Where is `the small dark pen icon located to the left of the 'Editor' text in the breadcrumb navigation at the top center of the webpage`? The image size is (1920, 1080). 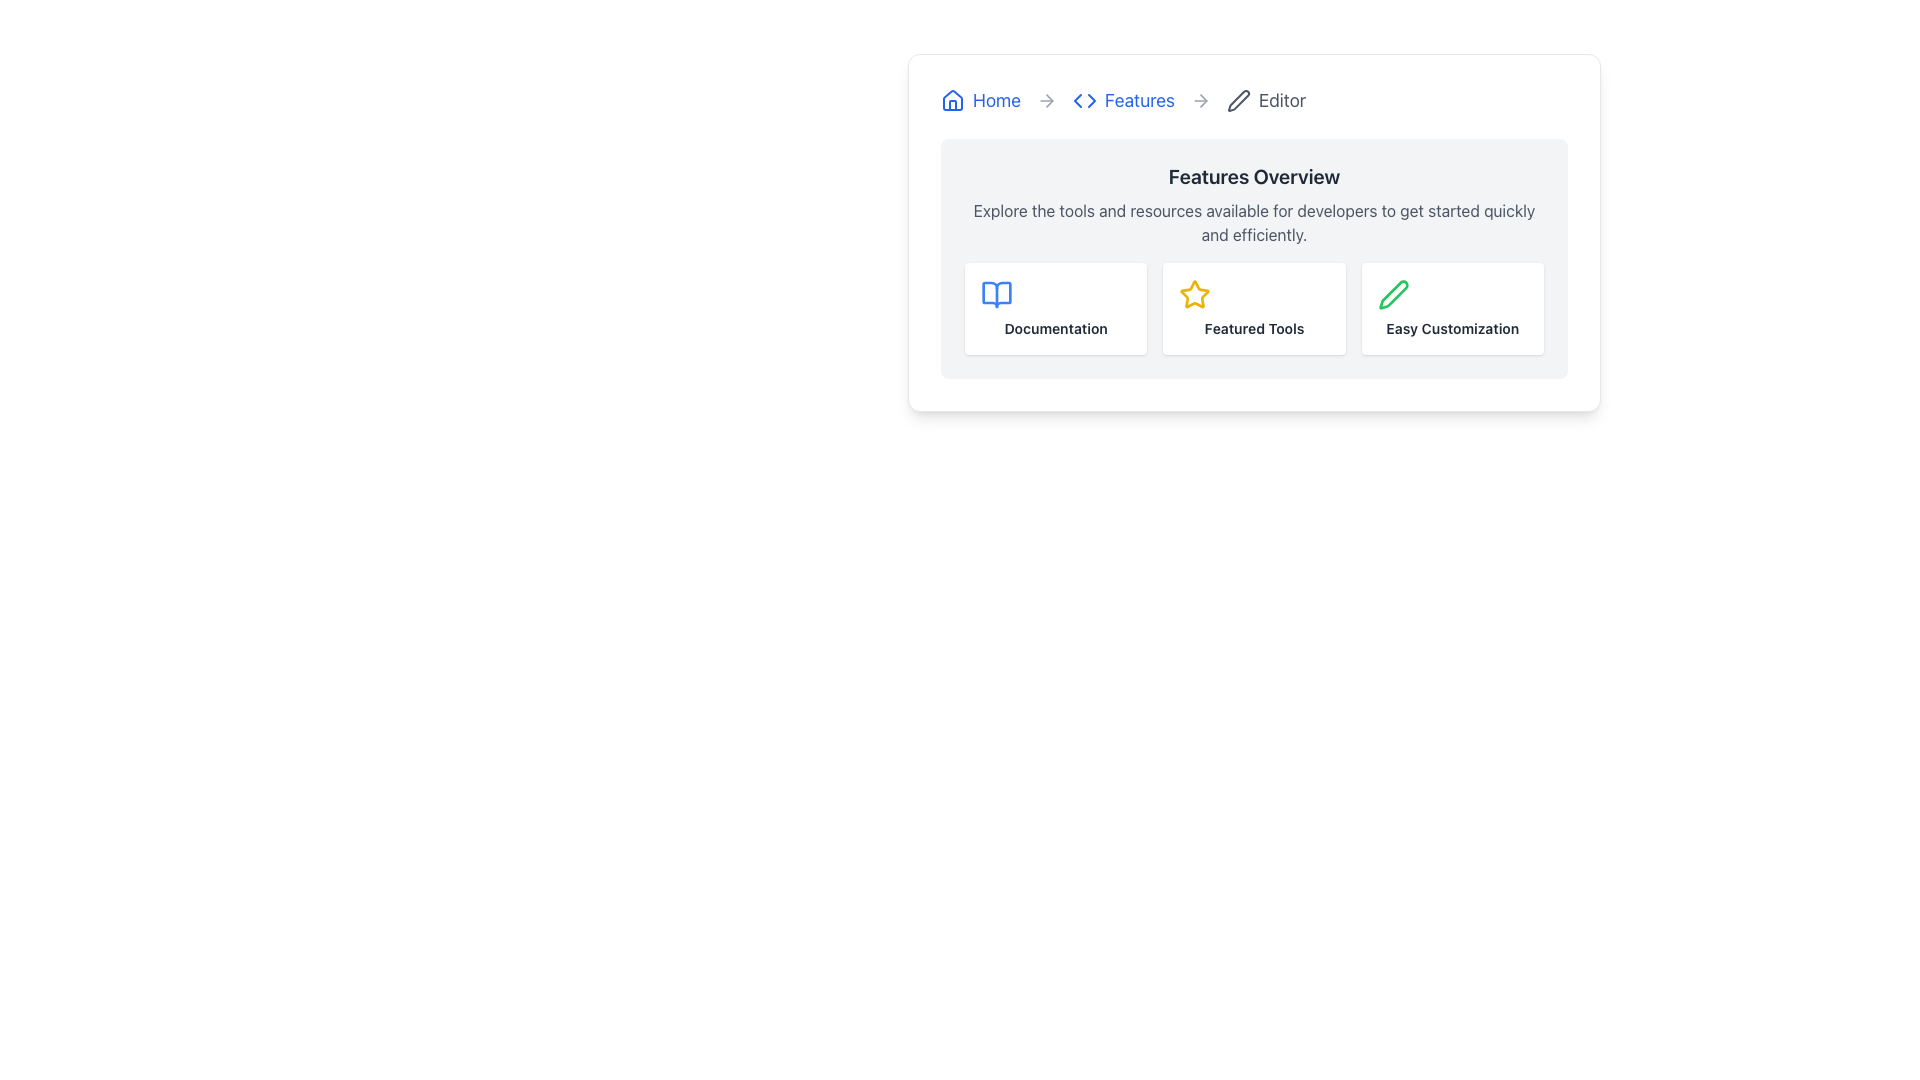
the small dark pen icon located to the left of the 'Editor' text in the breadcrumb navigation at the top center of the webpage is located at coordinates (1237, 100).